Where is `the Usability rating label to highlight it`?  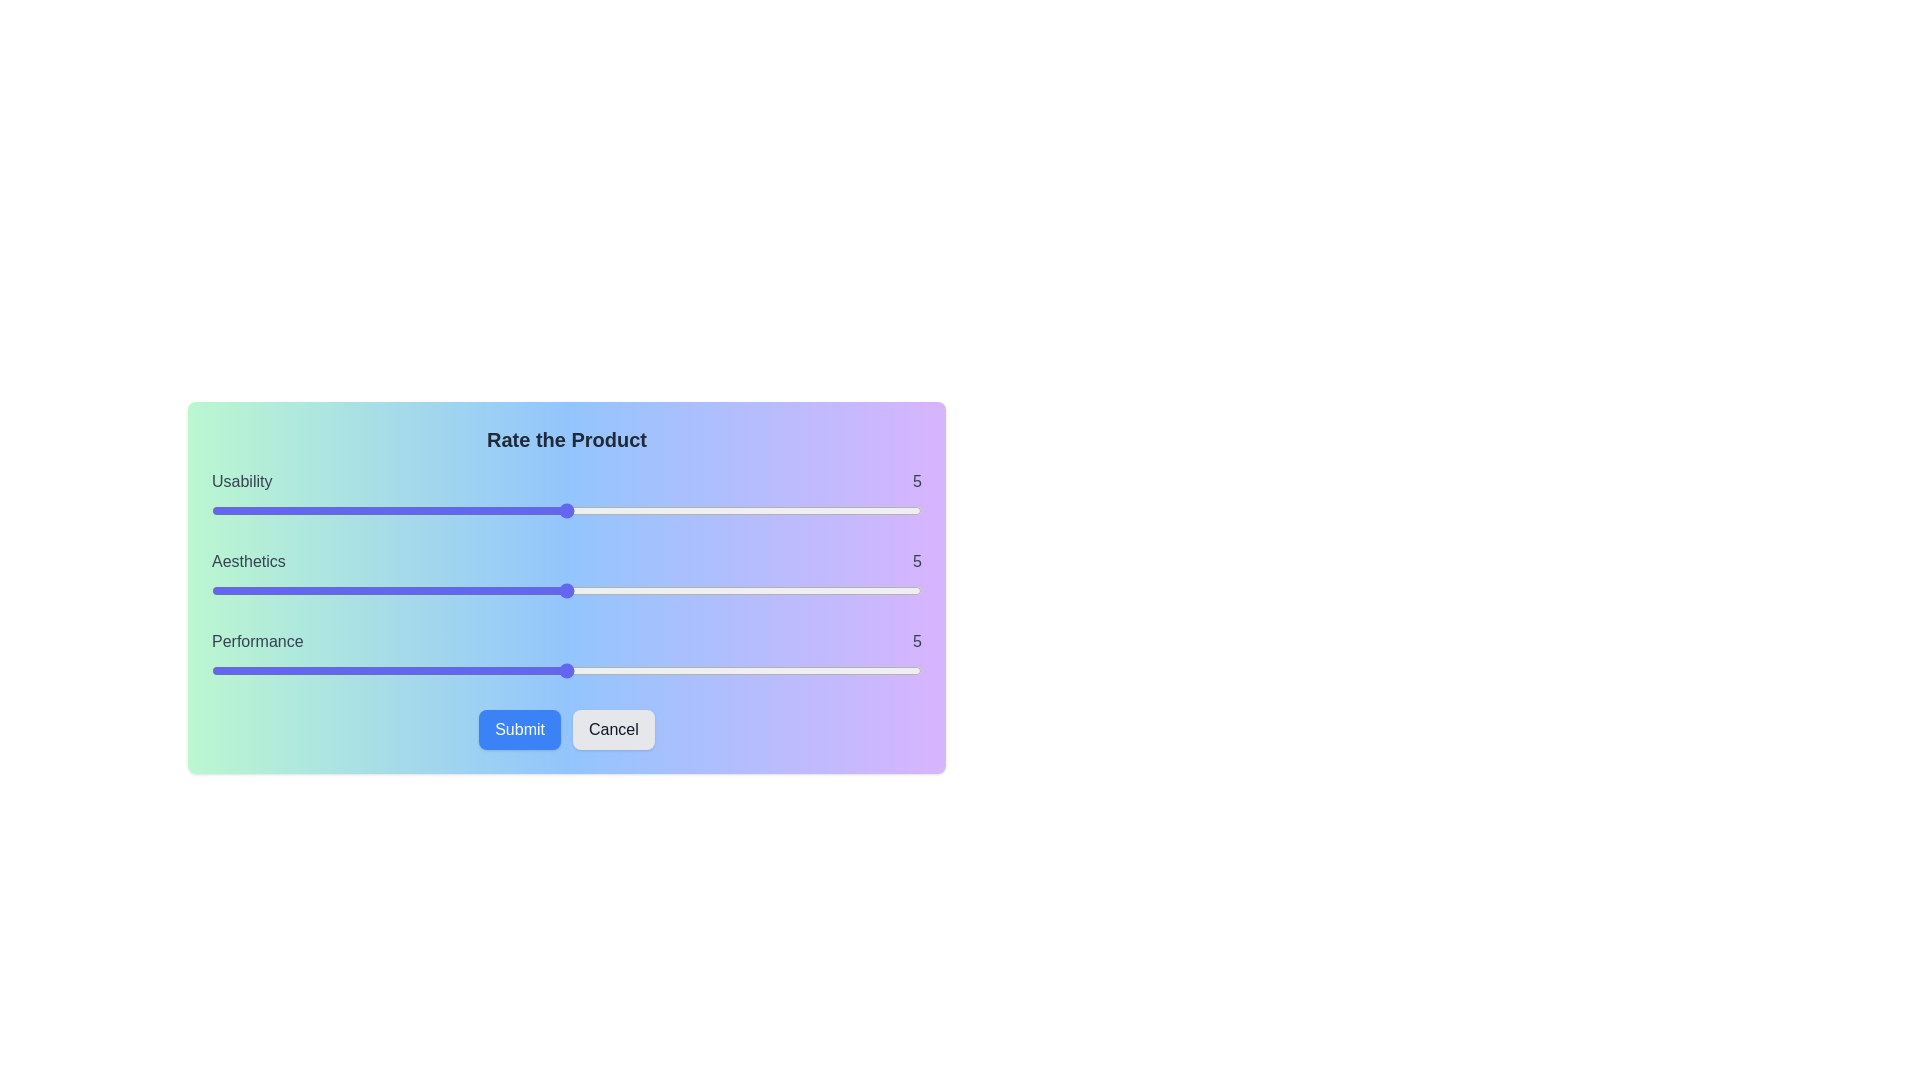 the Usability rating label to highlight it is located at coordinates (240, 482).